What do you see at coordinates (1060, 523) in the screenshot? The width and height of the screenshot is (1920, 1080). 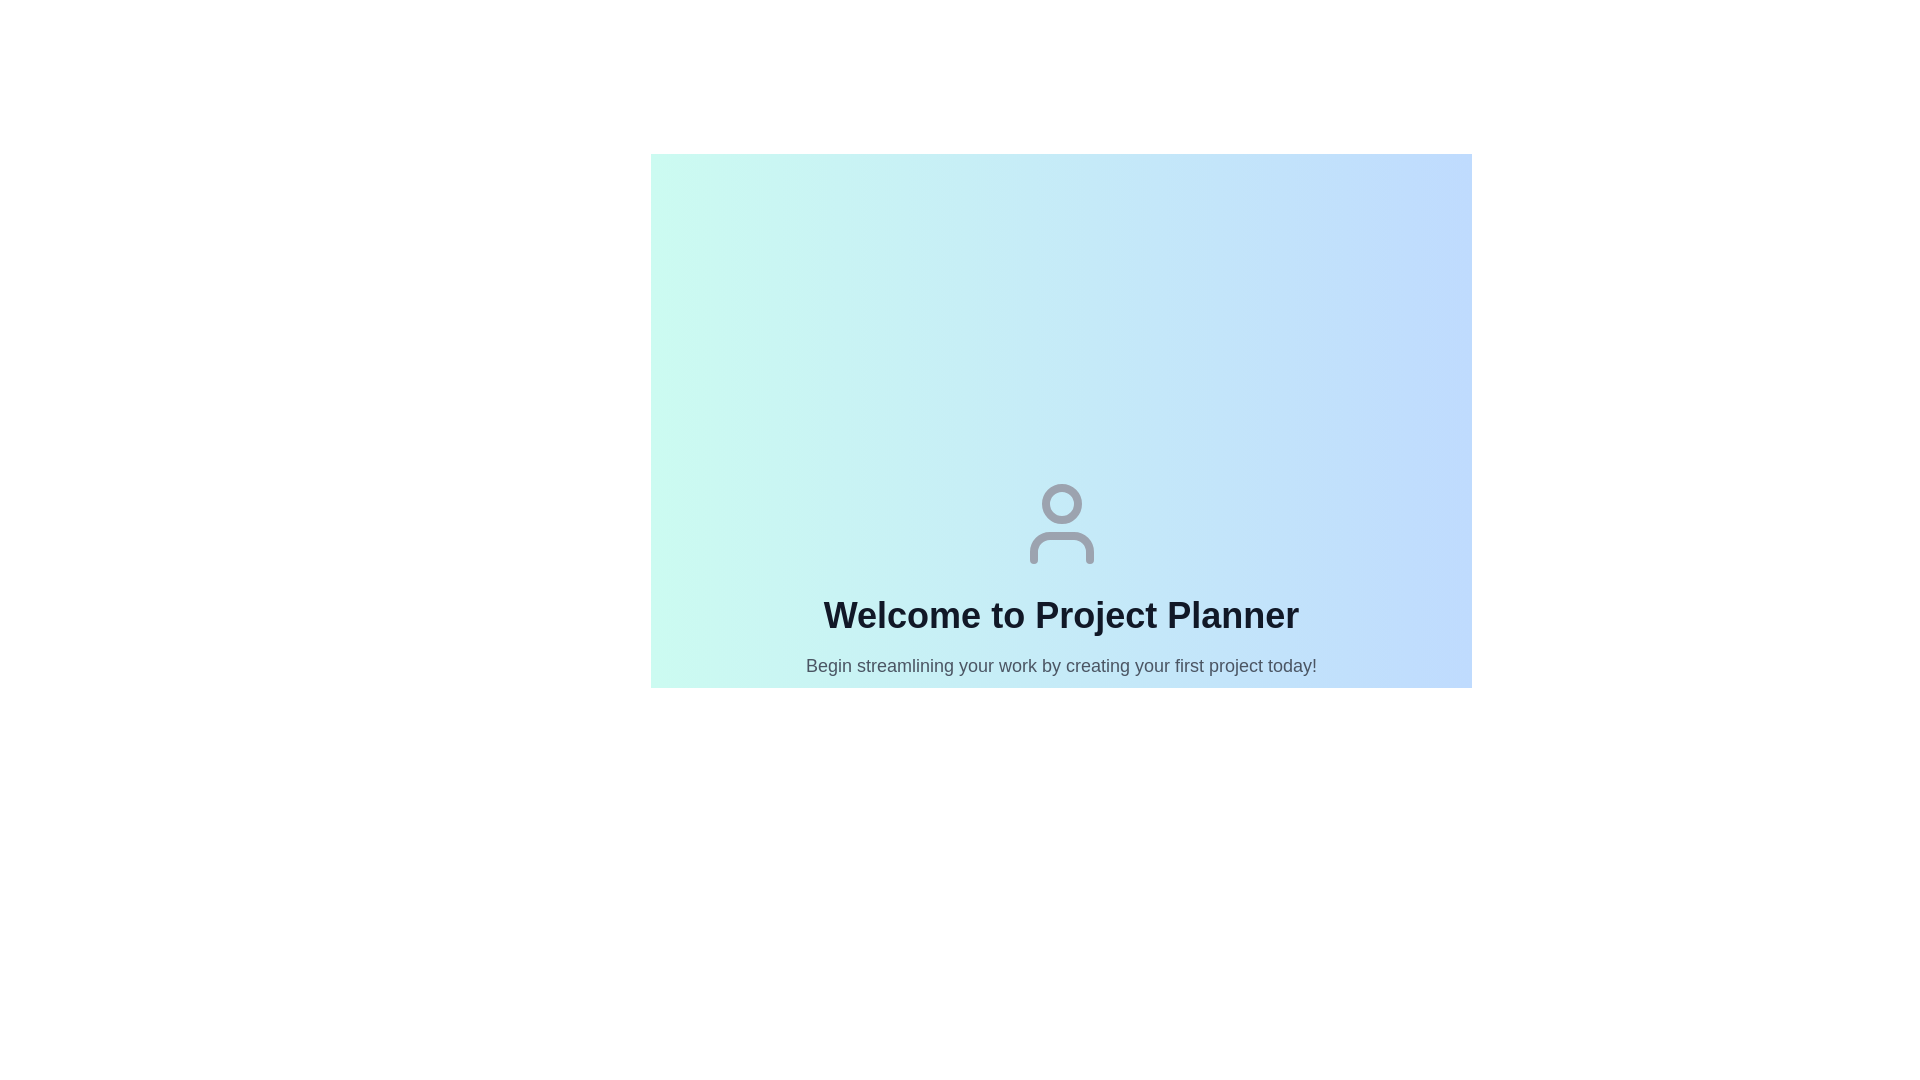 I see `the decorative user icon representing the user profile, located above the title text 'Welcome to Project Planner'` at bounding box center [1060, 523].